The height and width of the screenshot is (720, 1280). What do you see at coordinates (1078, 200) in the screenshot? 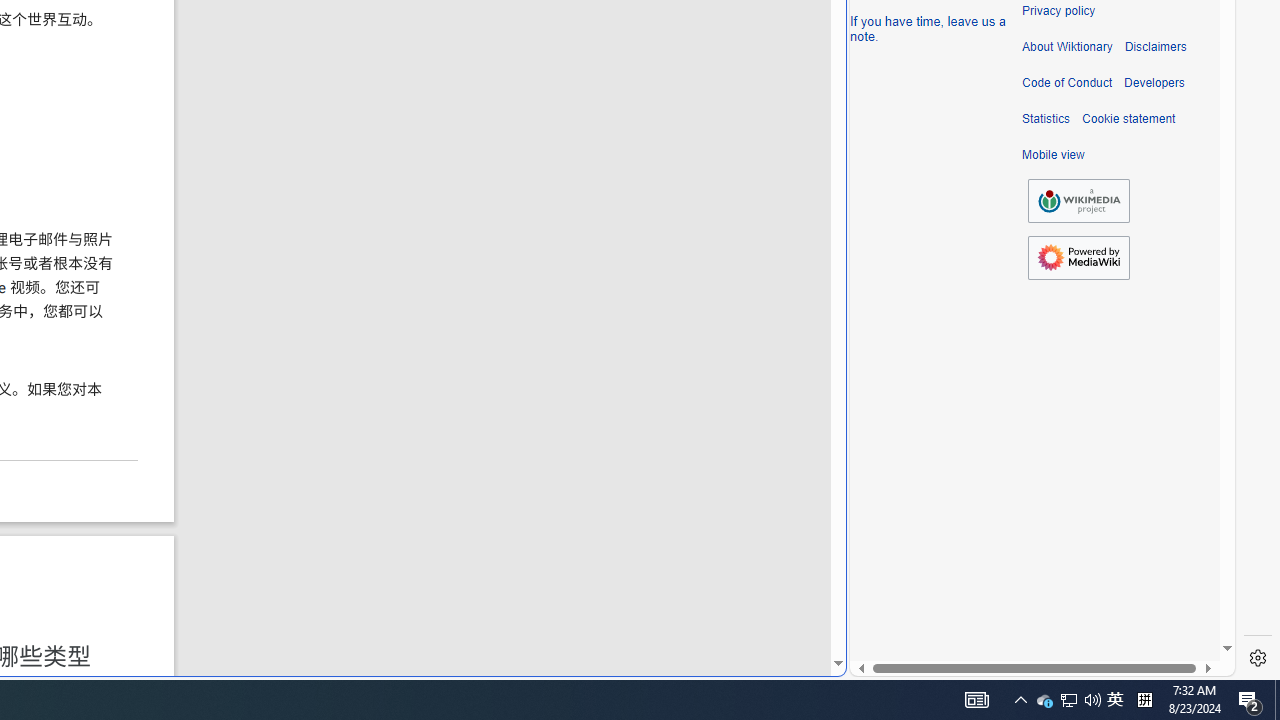
I see `'Wikimedia Foundation'` at bounding box center [1078, 200].